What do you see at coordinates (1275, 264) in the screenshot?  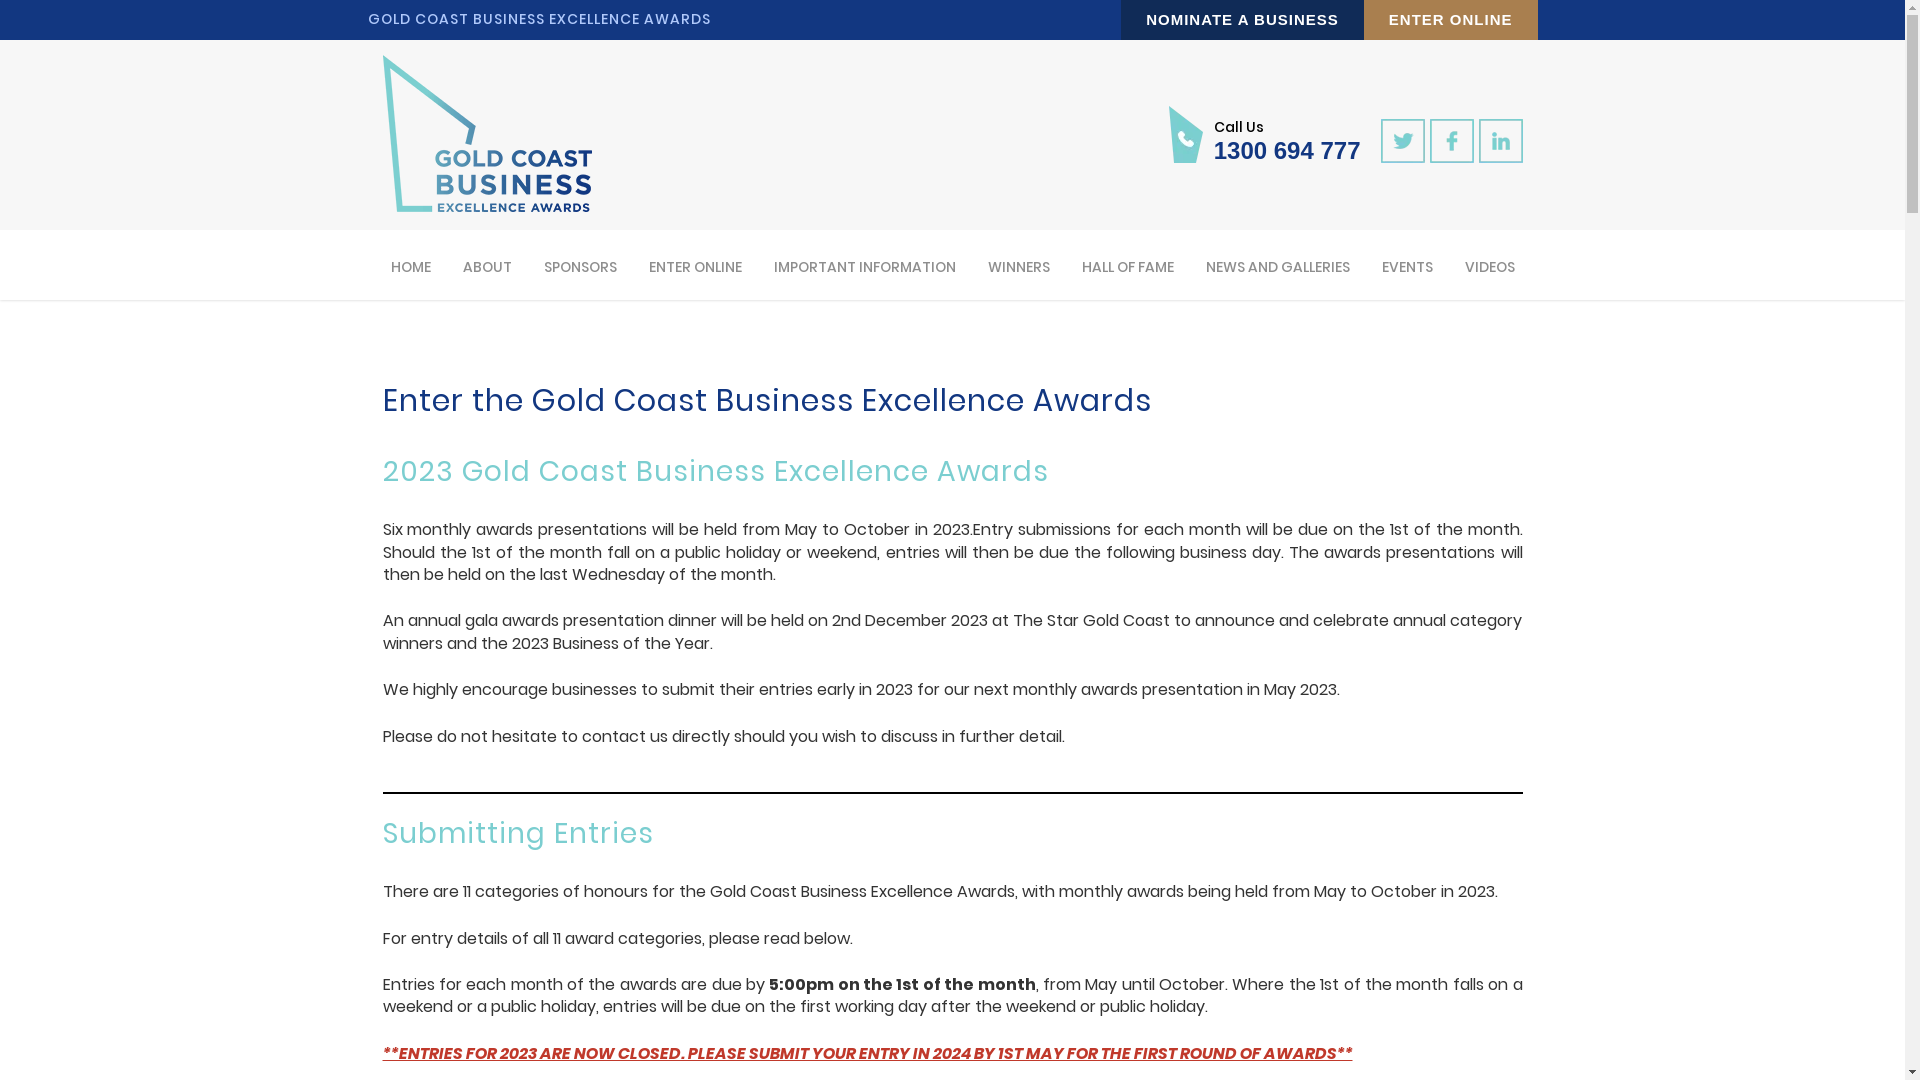 I see `'NEWS AND GALLERIES'` at bounding box center [1275, 264].